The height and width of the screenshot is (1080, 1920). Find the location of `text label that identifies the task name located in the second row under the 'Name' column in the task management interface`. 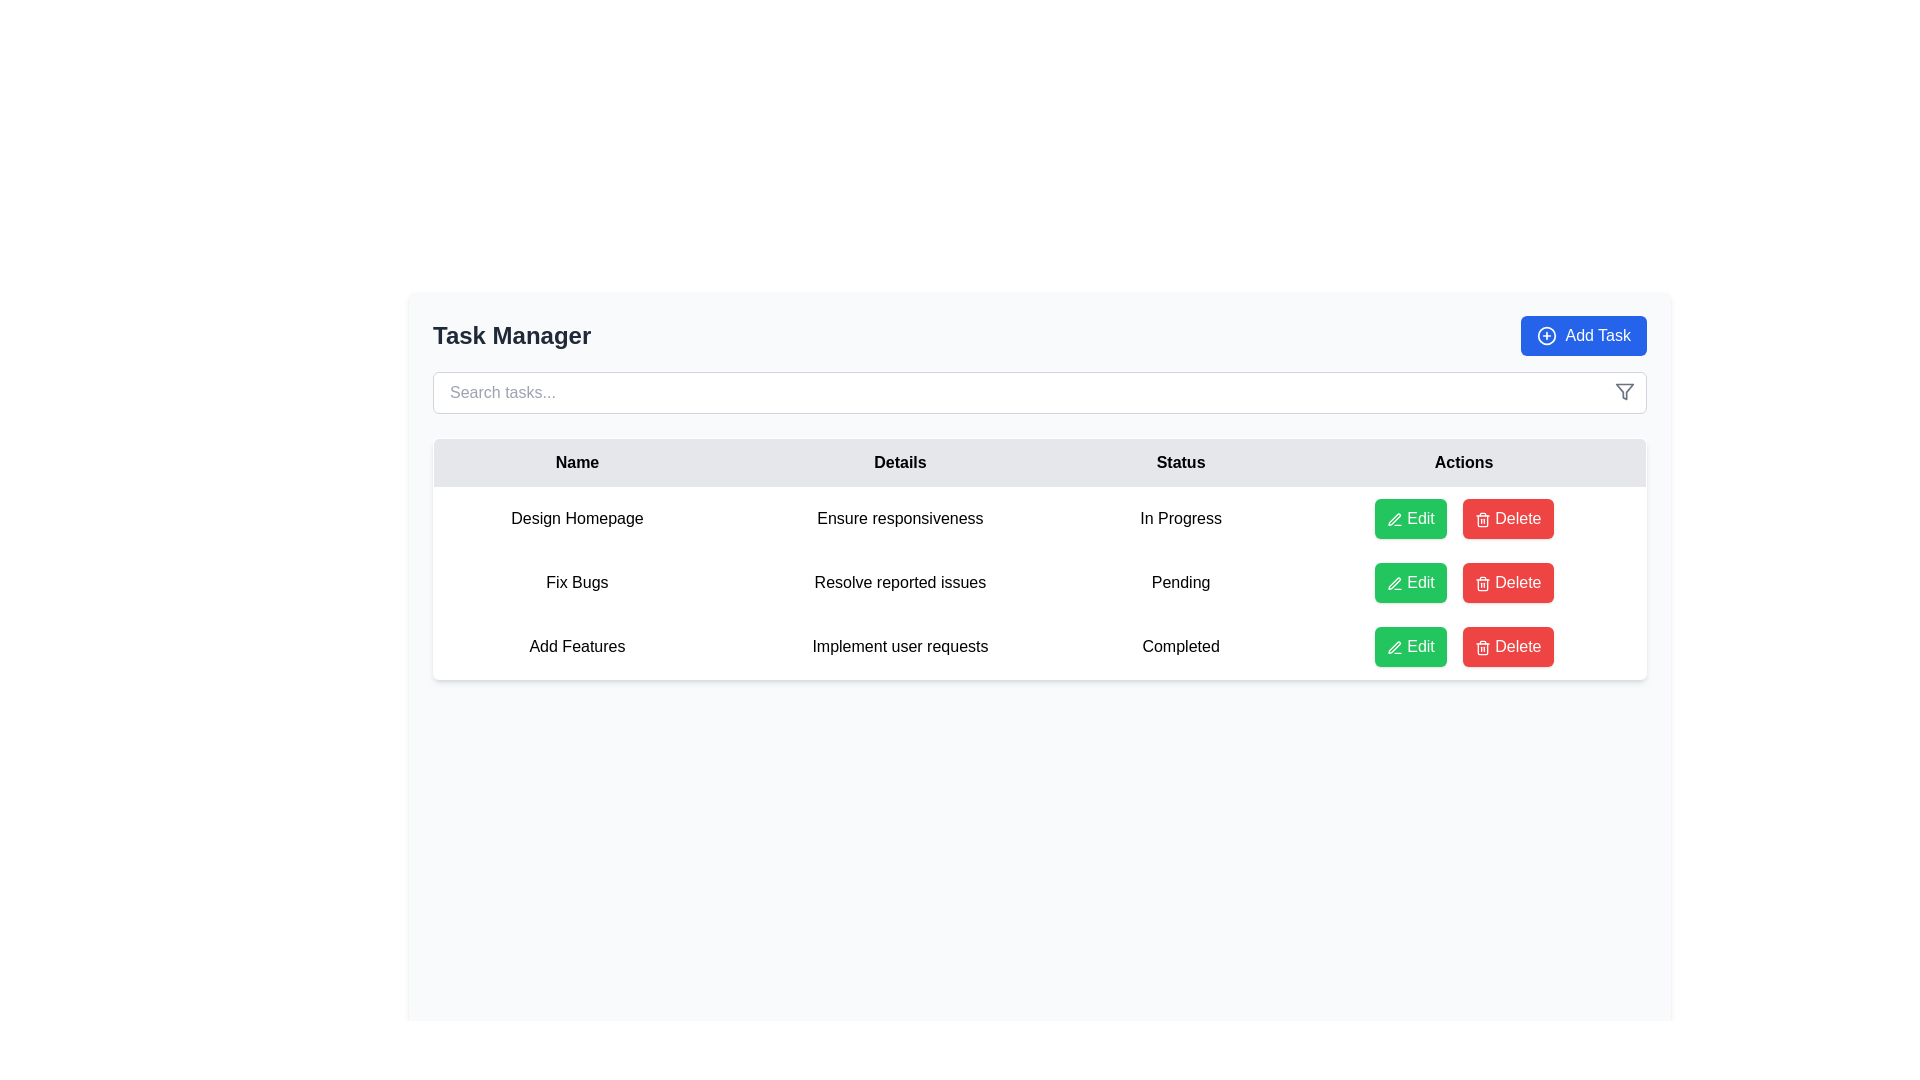

text label that identifies the task name located in the second row under the 'Name' column in the task management interface is located at coordinates (576, 582).